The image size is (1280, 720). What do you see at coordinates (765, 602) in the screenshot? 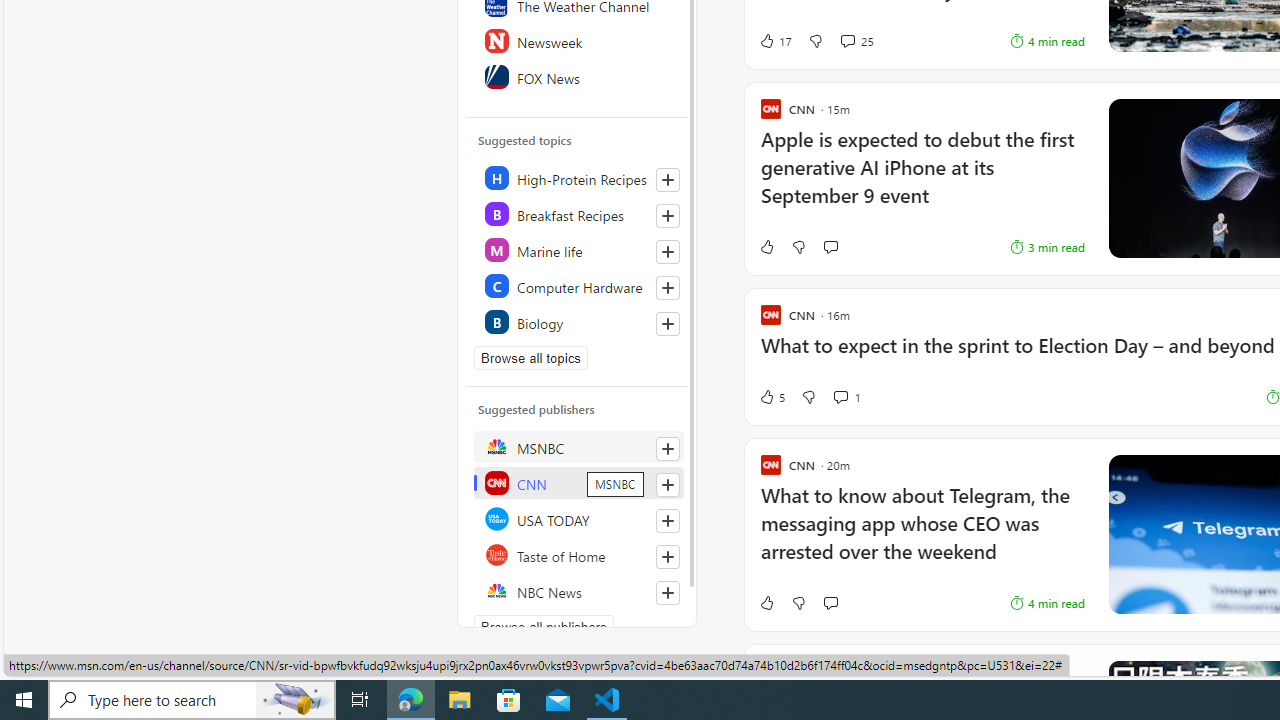
I see `'Like'` at bounding box center [765, 602].